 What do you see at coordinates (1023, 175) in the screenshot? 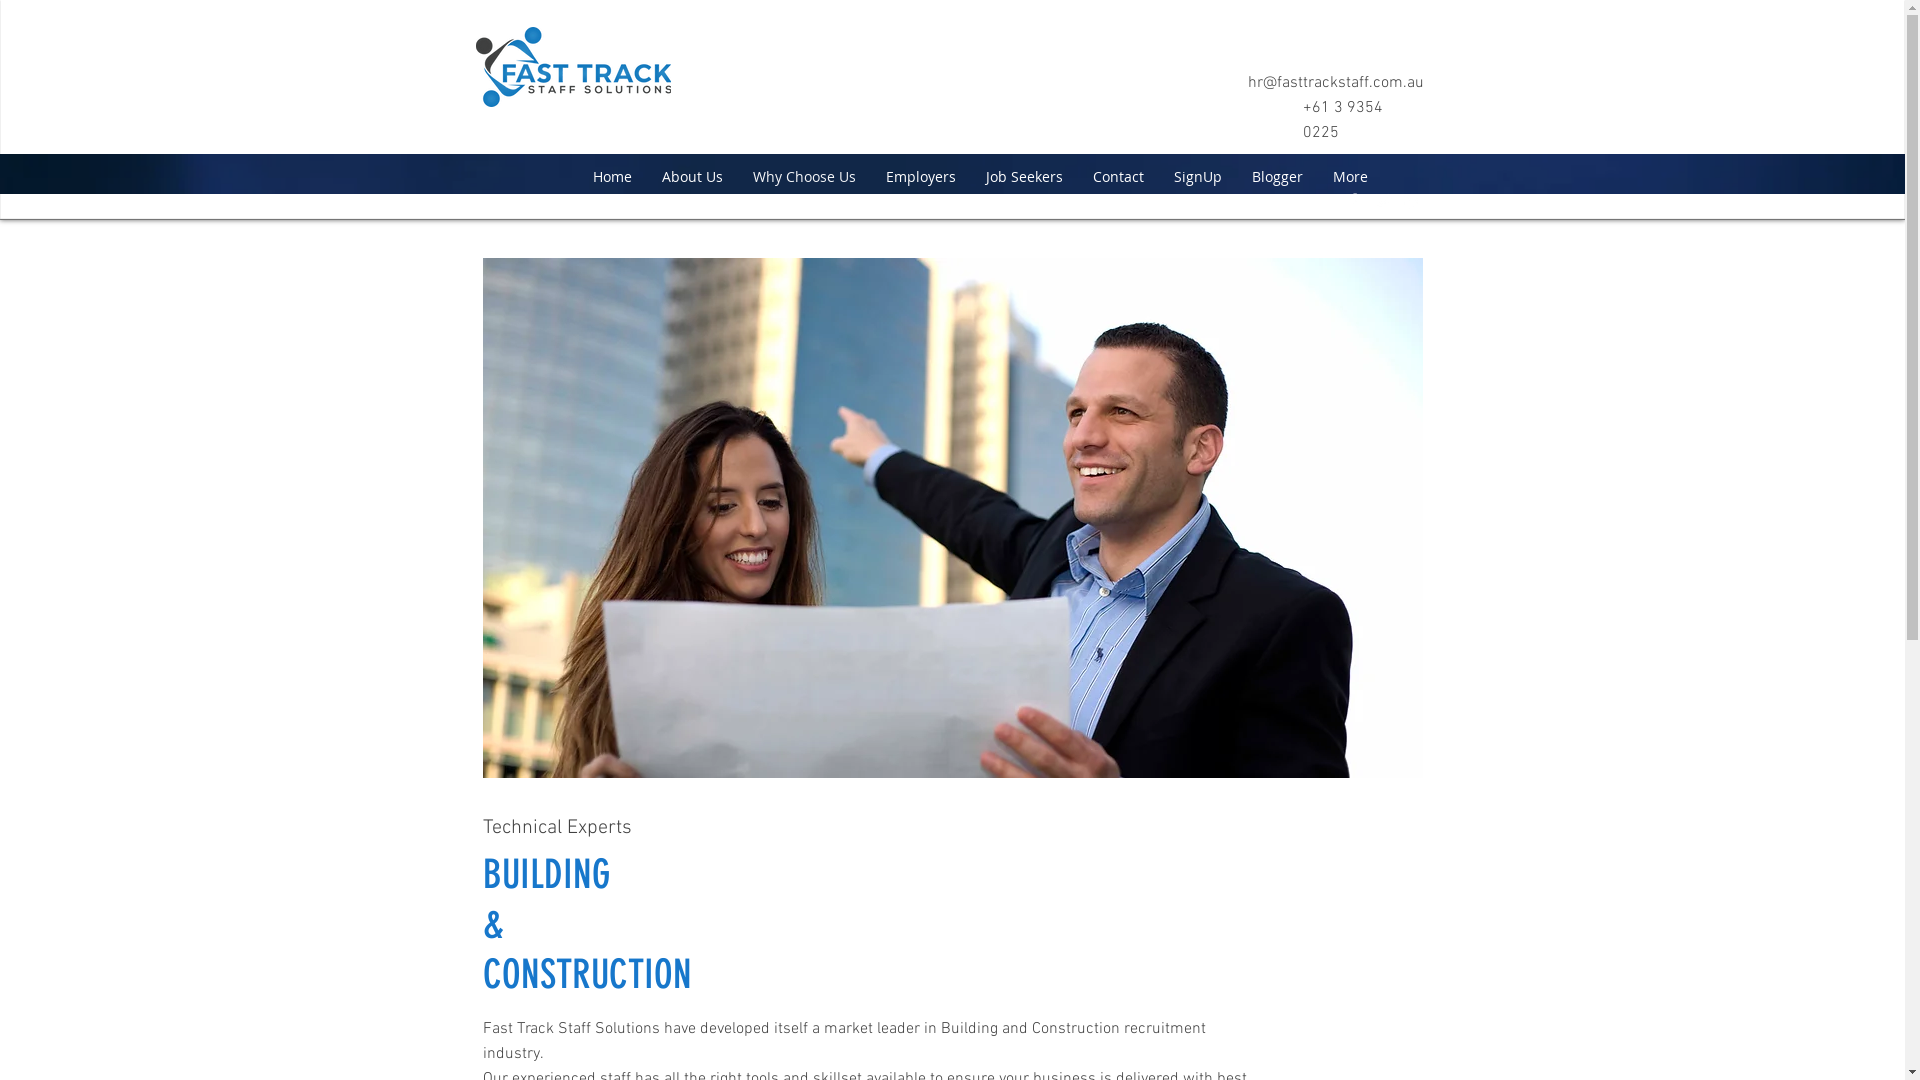
I see `'Job Seekers'` at bounding box center [1023, 175].